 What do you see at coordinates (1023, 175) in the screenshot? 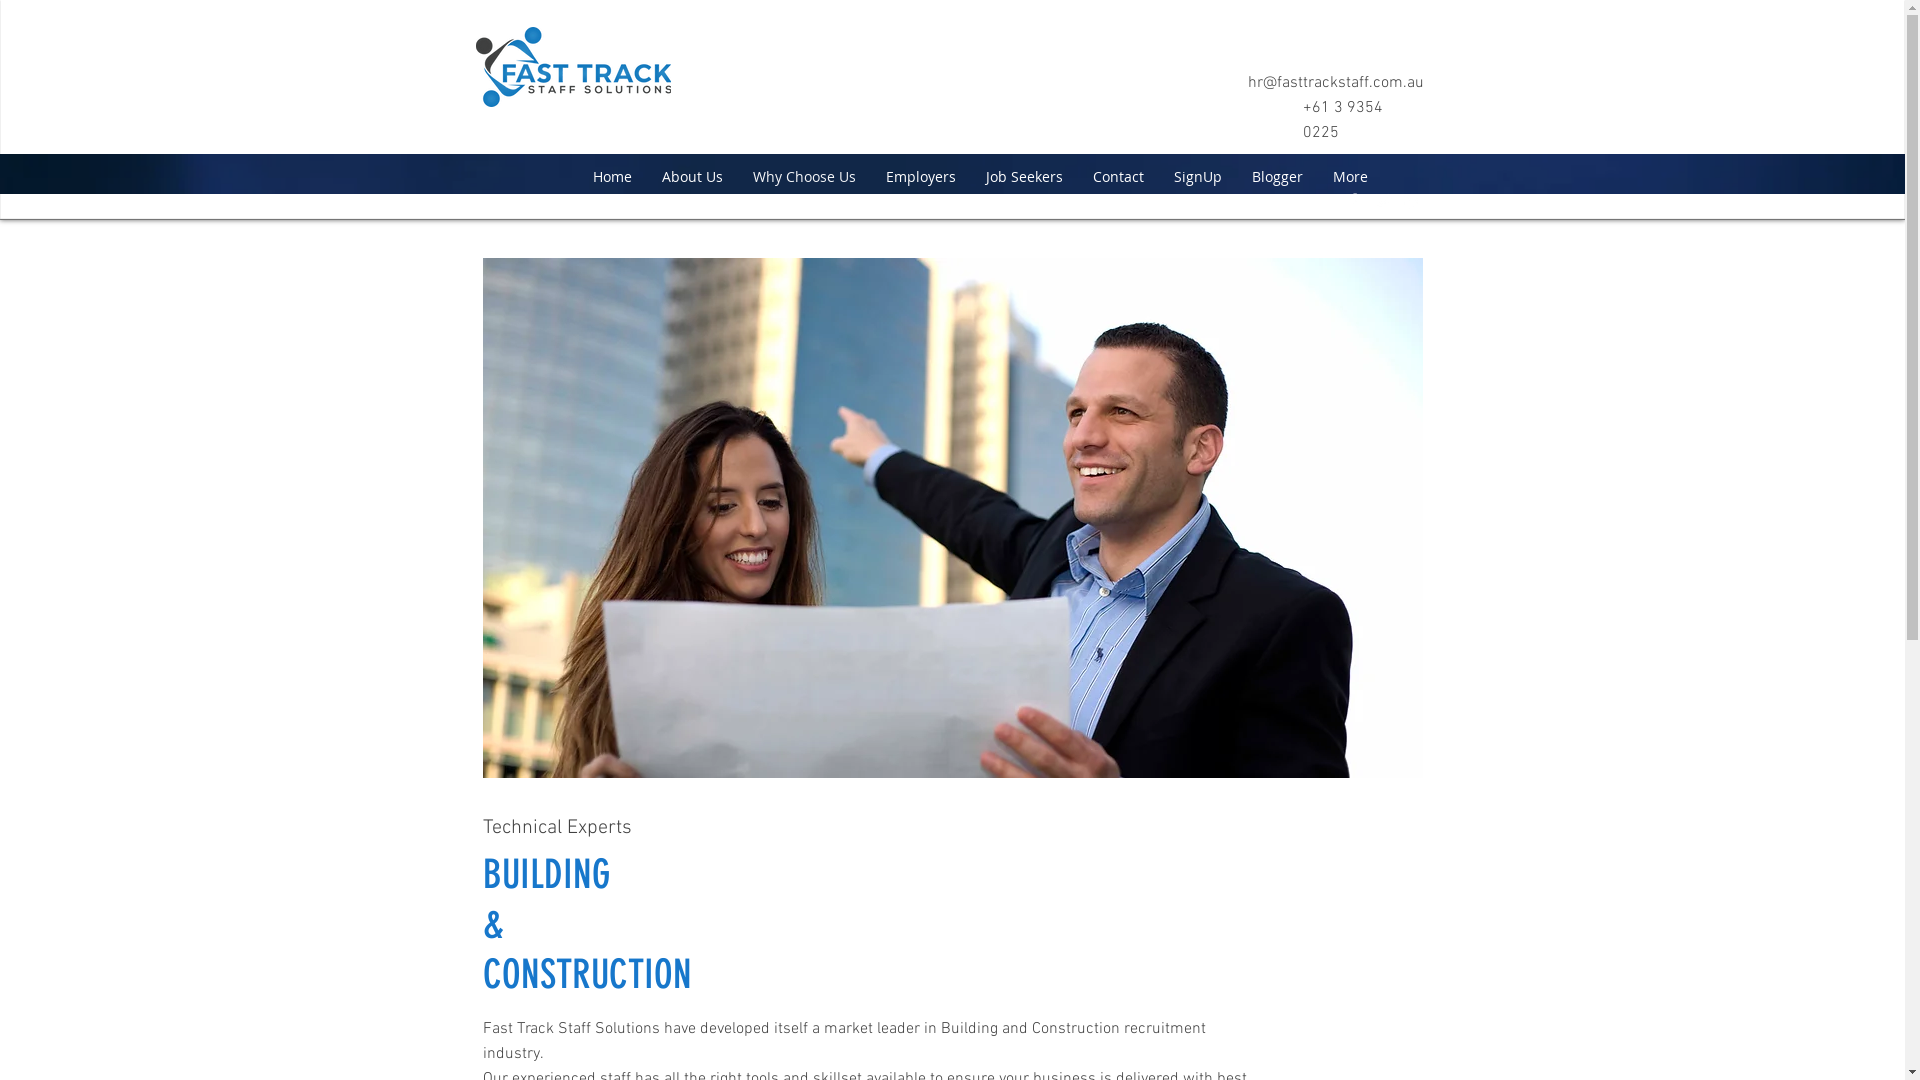
I see `'Job Seekers'` at bounding box center [1023, 175].